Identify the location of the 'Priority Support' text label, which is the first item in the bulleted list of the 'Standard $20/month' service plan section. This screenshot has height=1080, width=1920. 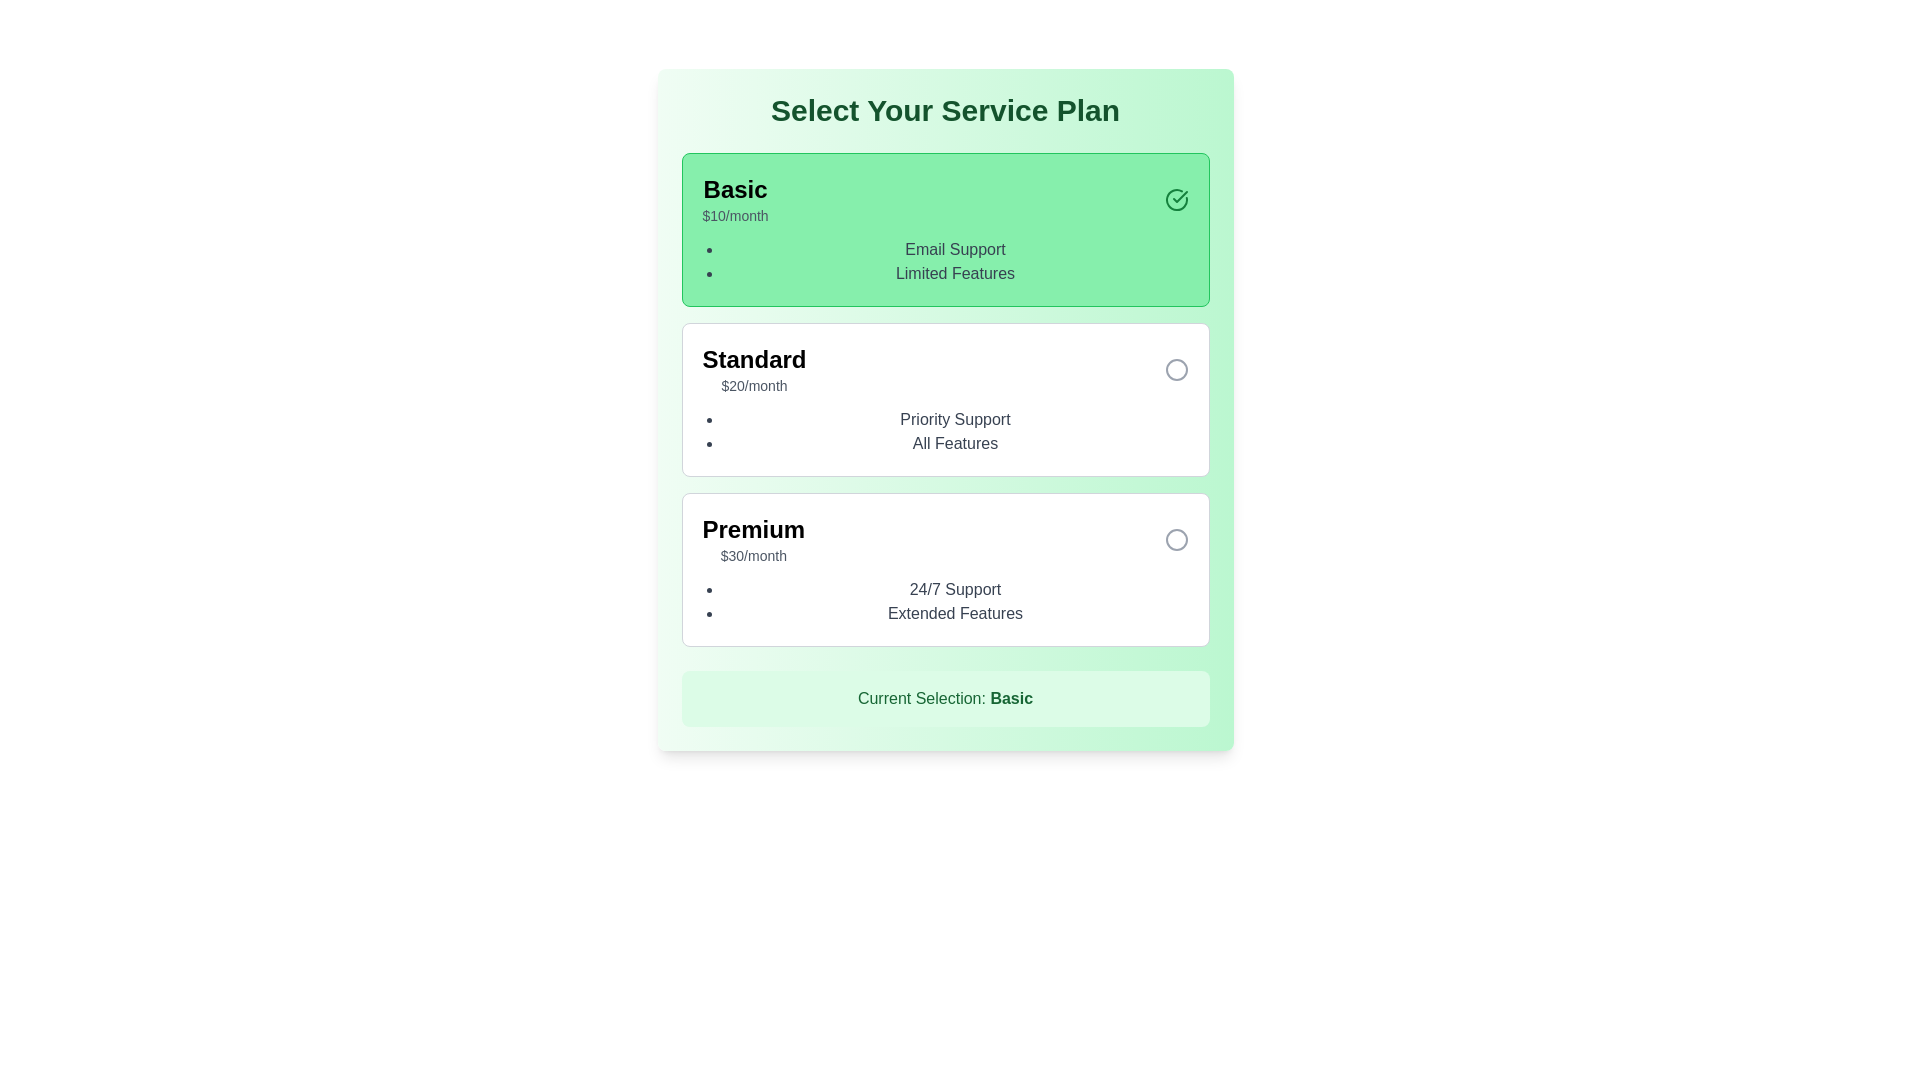
(954, 419).